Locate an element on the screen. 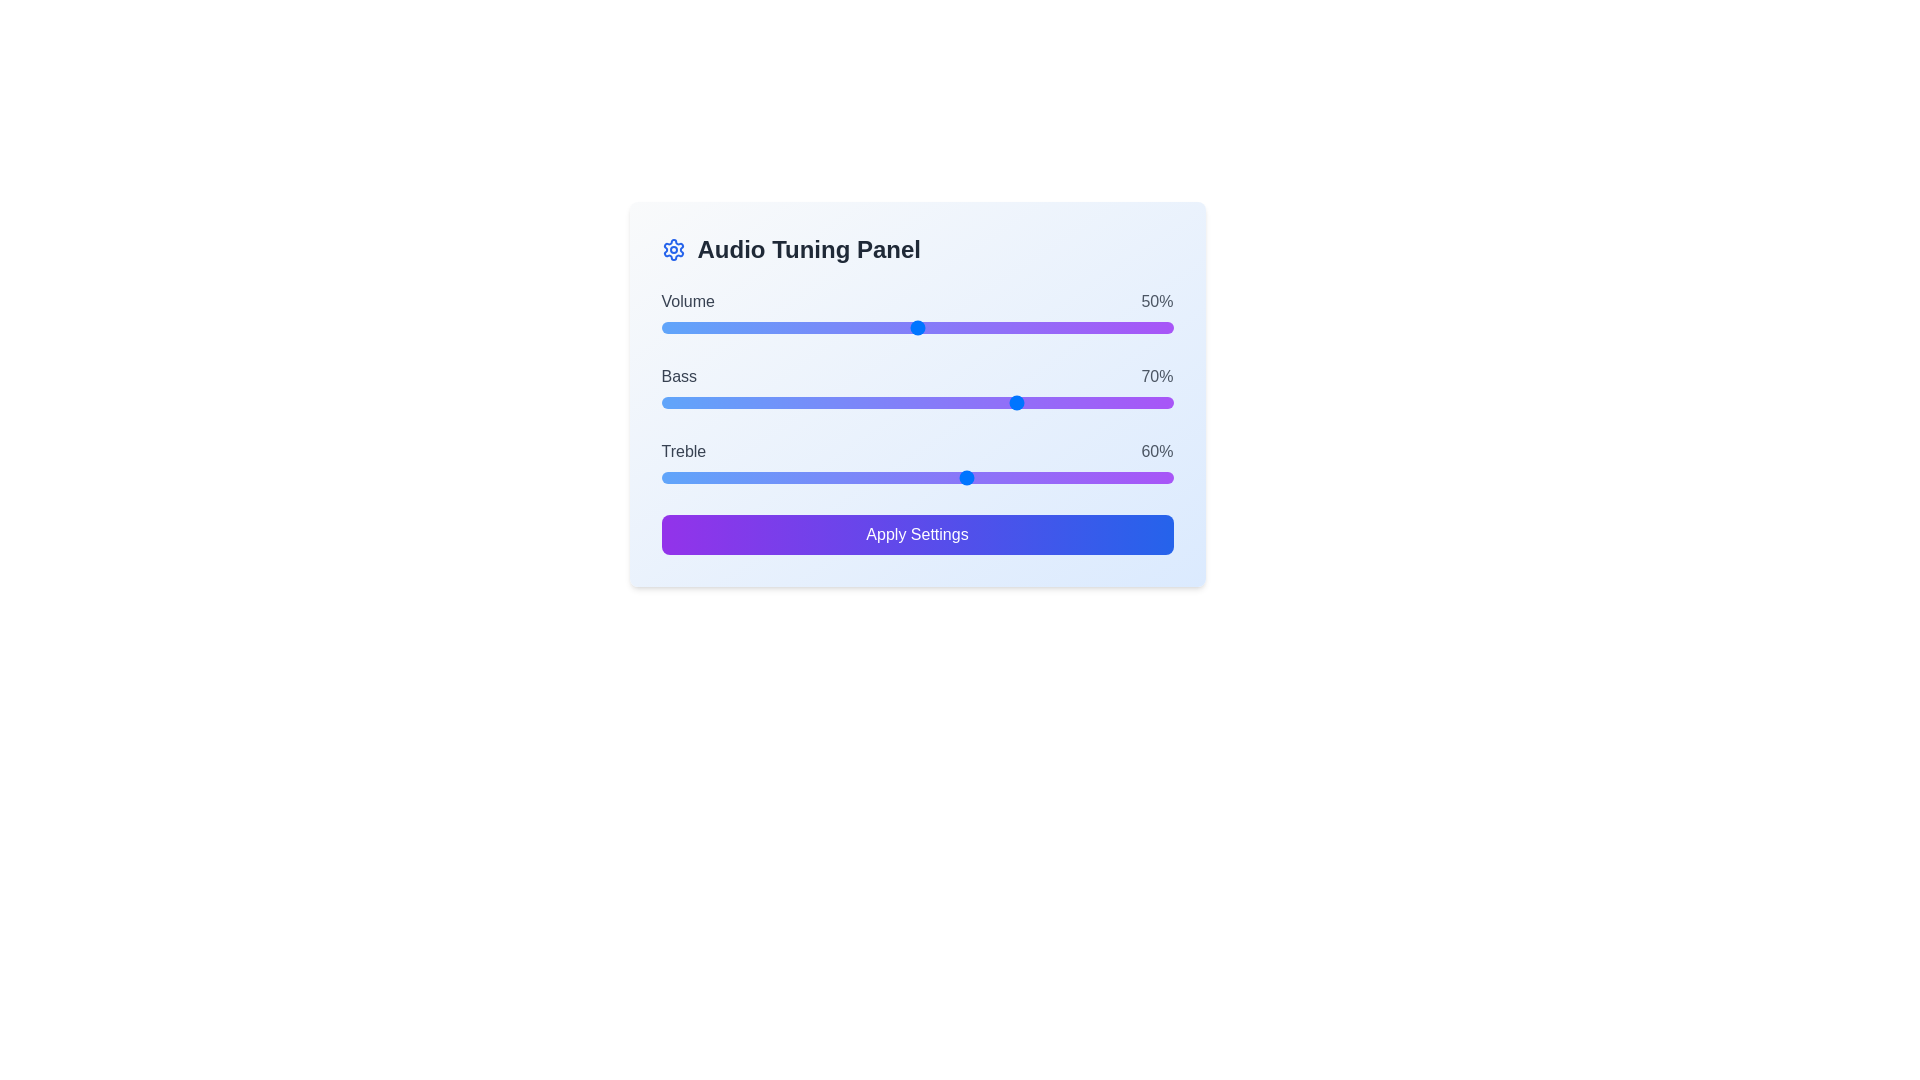 This screenshot has height=1080, width=1920. the volume slider is located at coordinates (968, 326).